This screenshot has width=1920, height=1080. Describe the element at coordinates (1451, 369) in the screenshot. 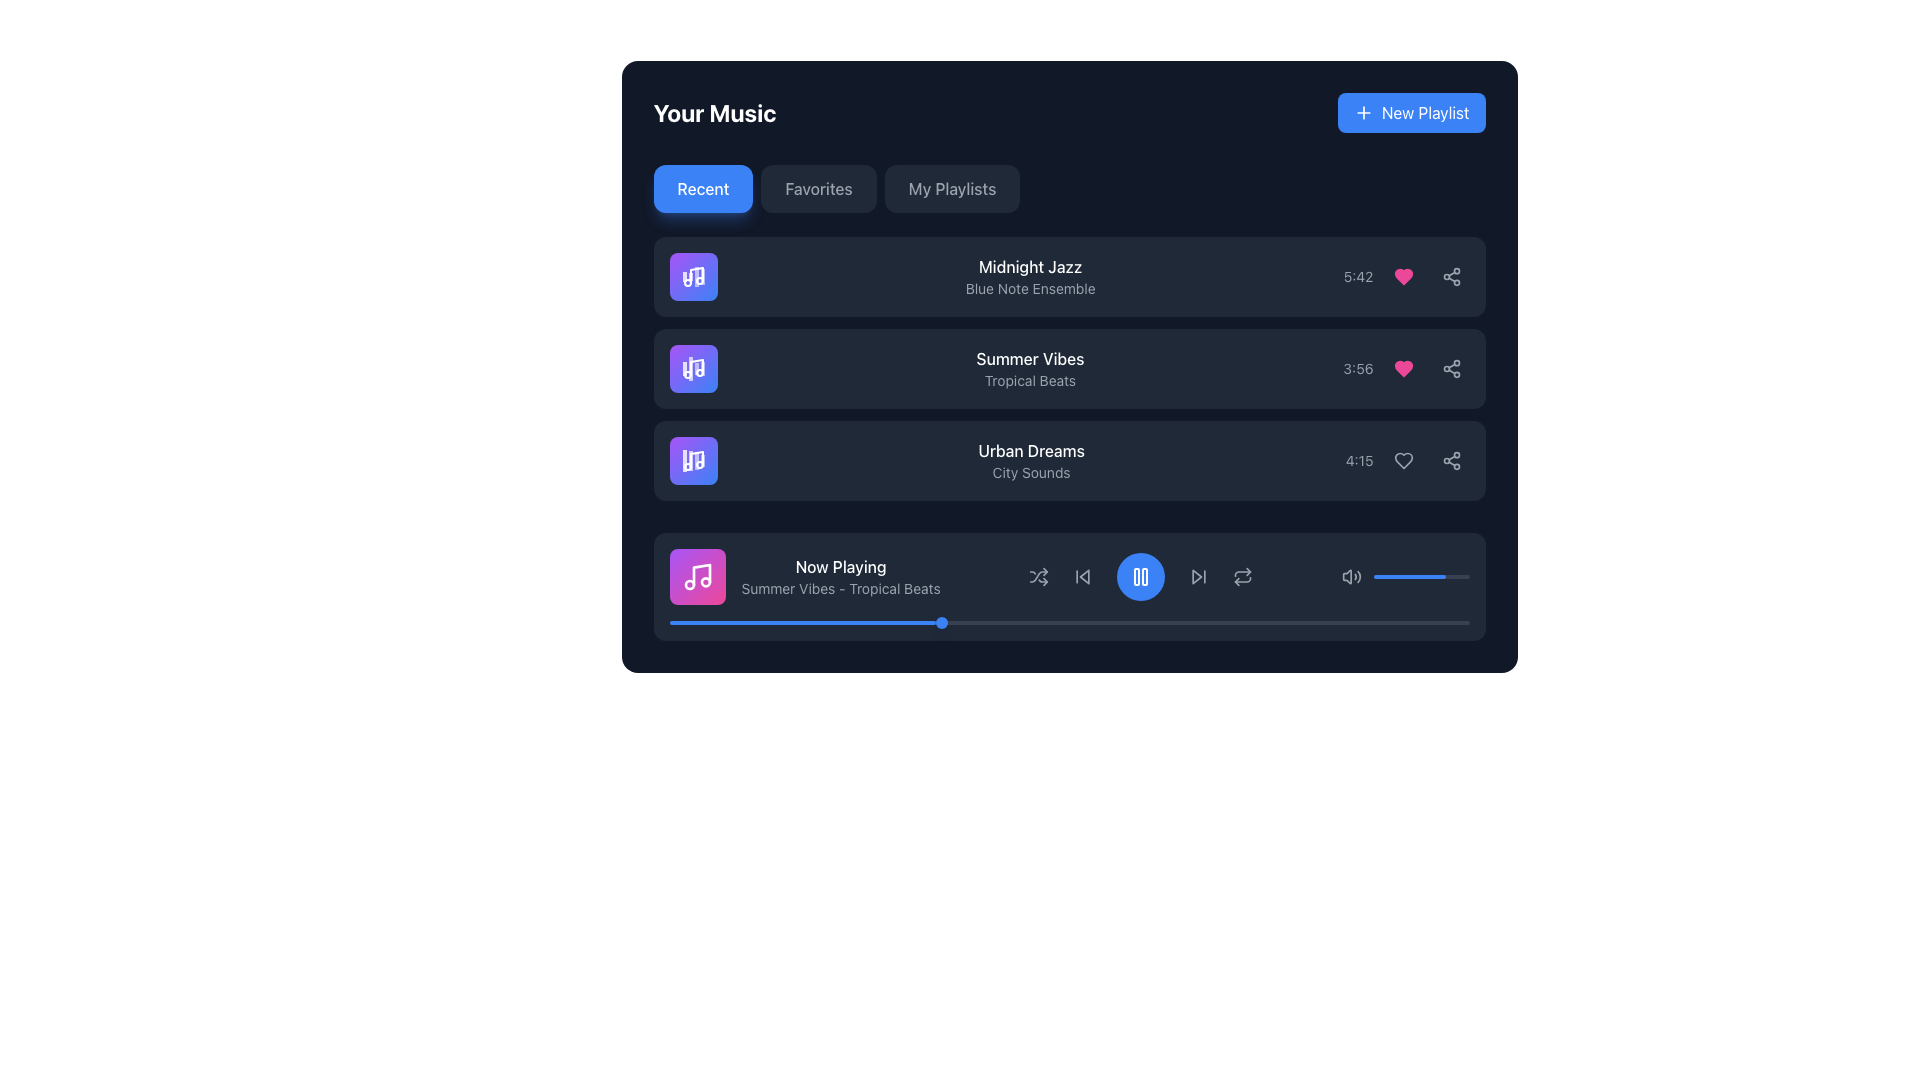

I see `the circular button icon featuring a share symbol, located to the right of the time display '3:56' in the second song entry under the 'Recent' tab, to change its color from light gray to white` at that location.